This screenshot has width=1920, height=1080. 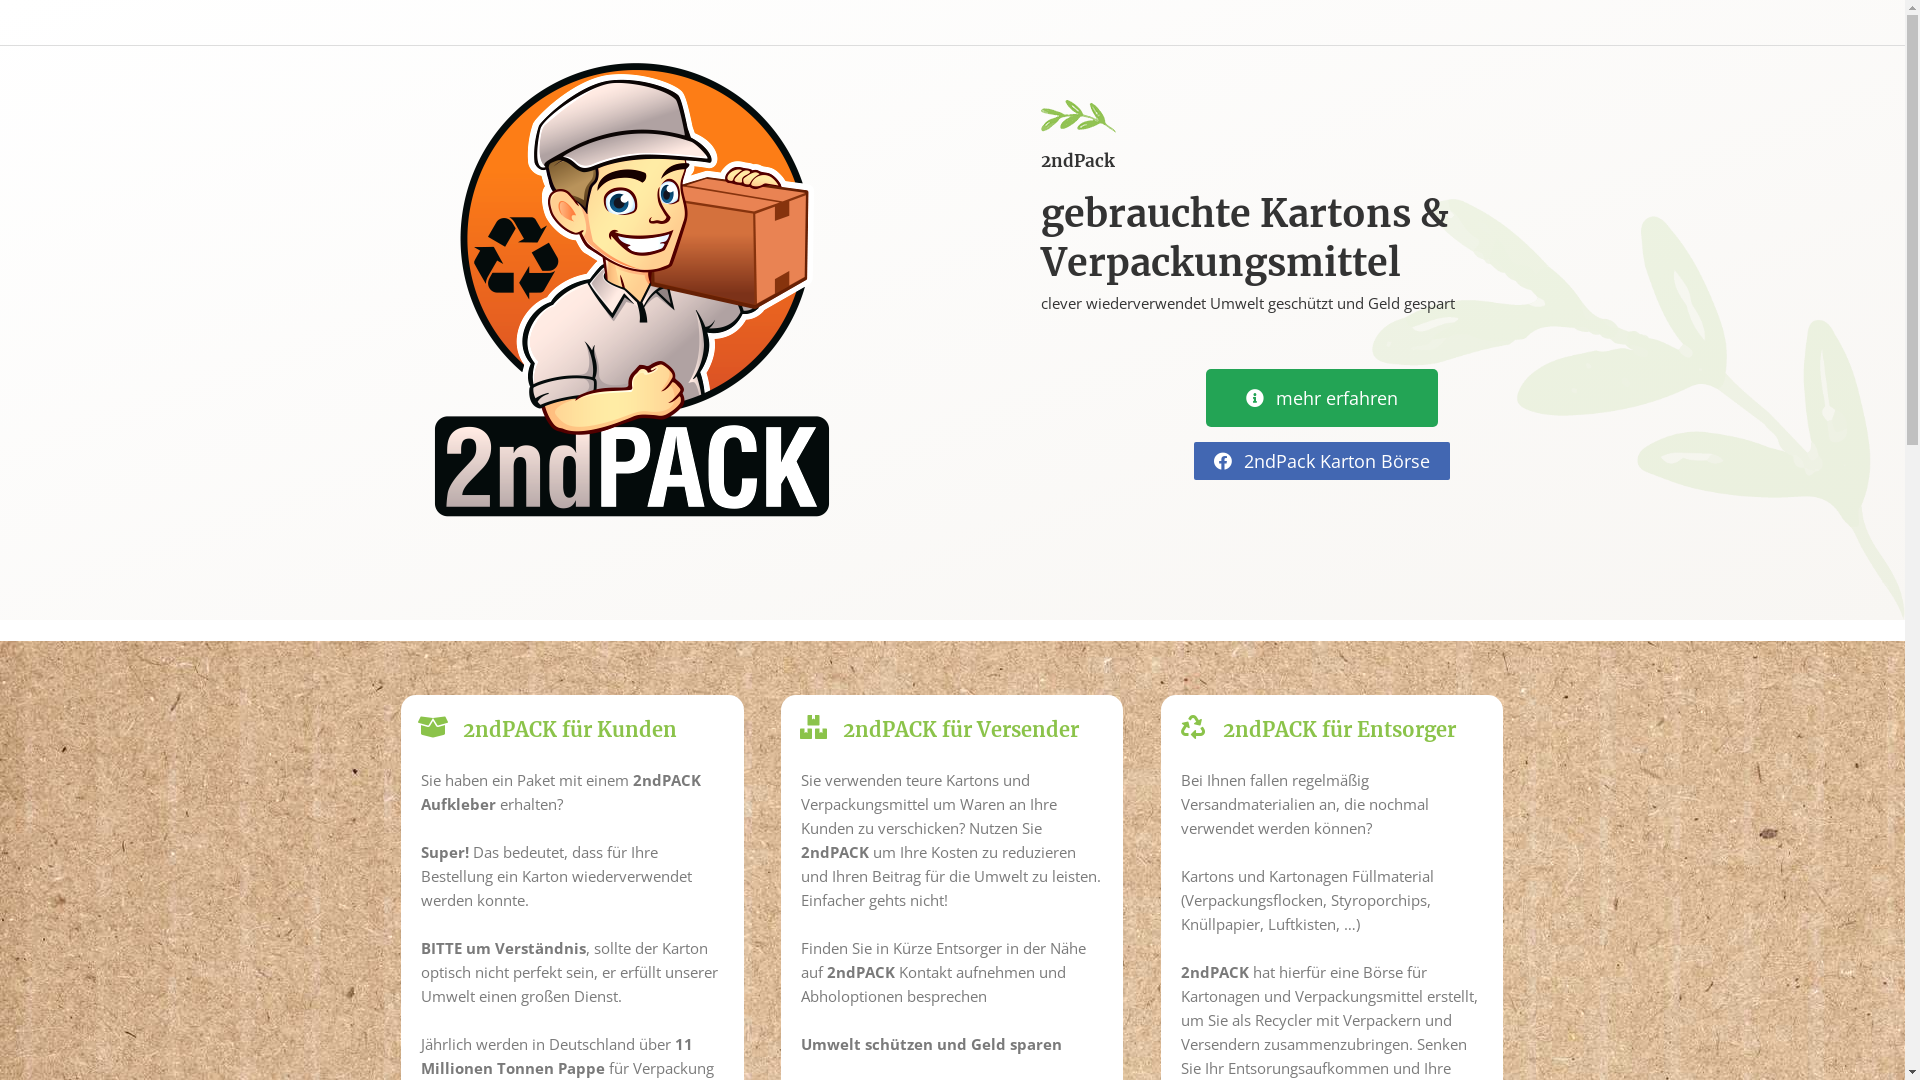 What do you see at coordinates (1321, 397) in the screenshot?
I see `'mehr erfahren'` at bounding box center [1321, 397].